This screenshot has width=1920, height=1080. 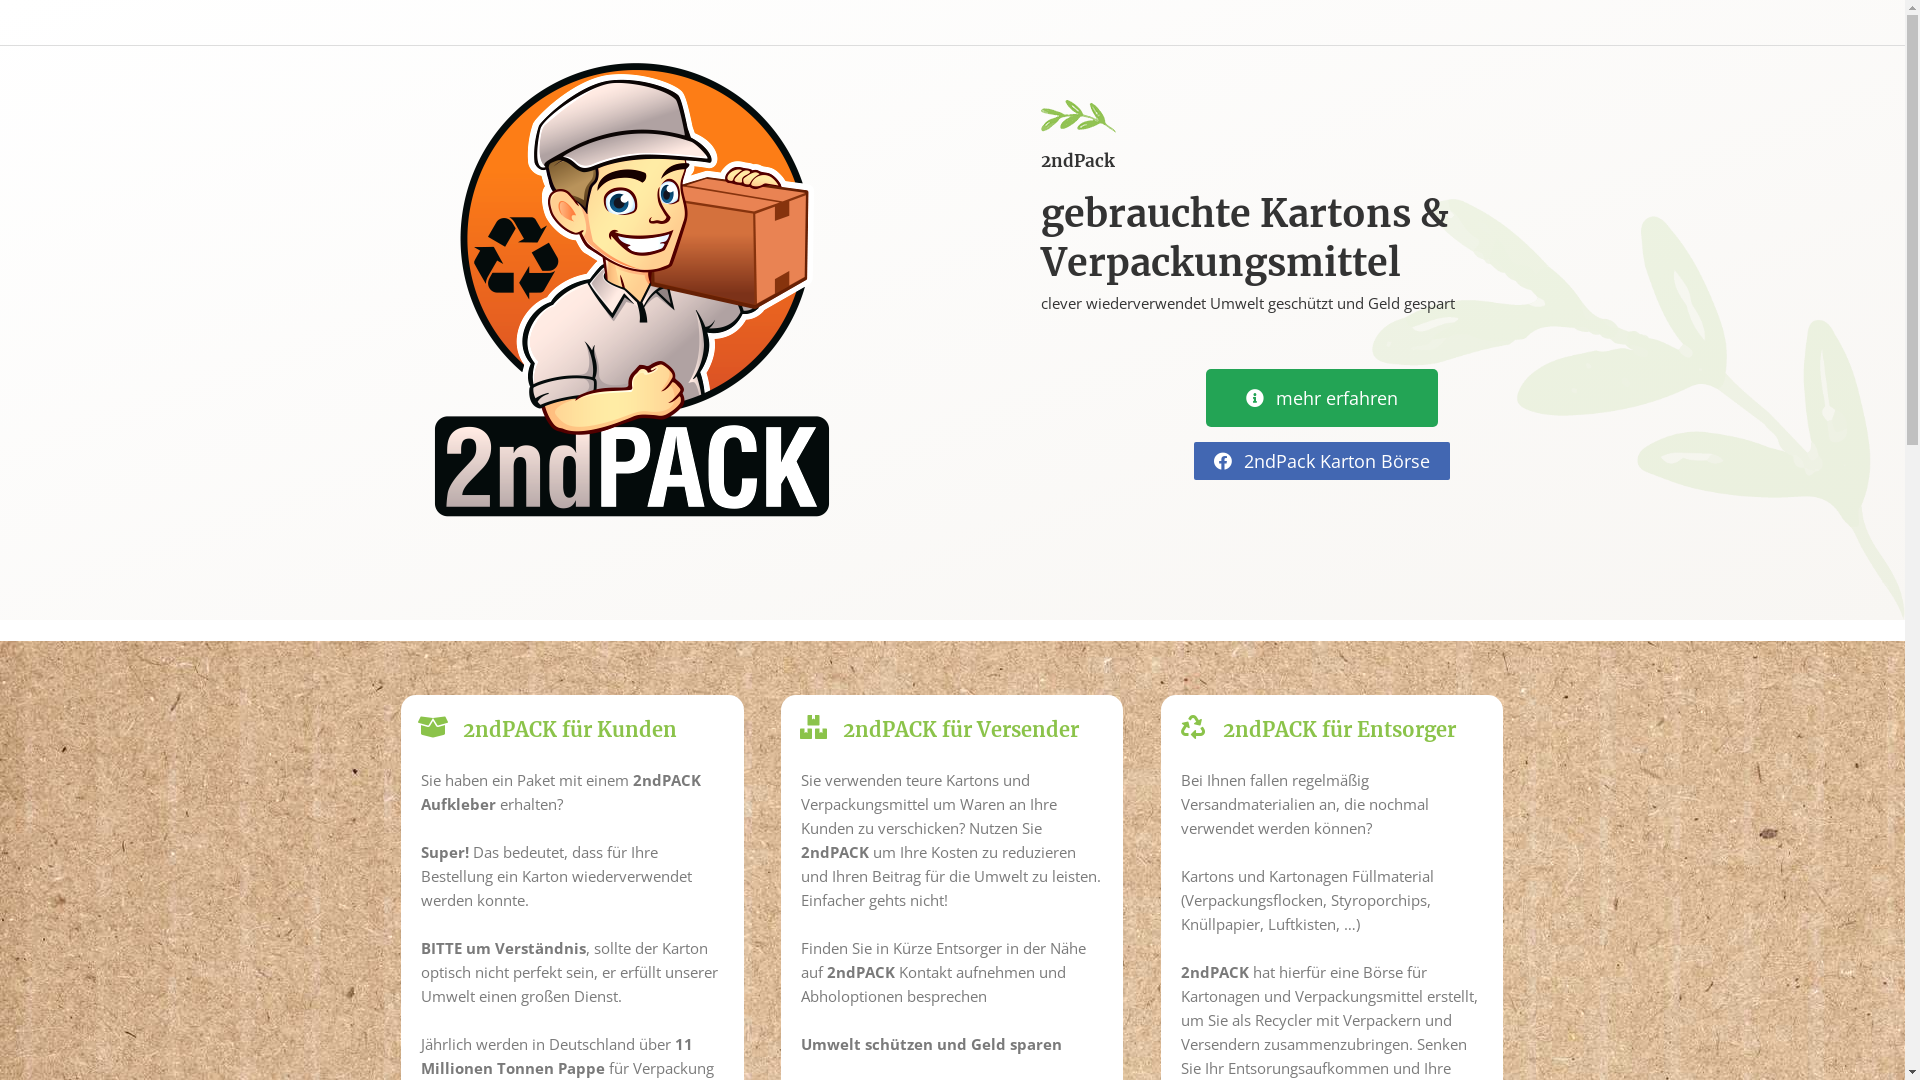 What do you see at coordinates (1321, 397) in the screenshot?
I see `'mehr erfahren'` at bounding box center [1321, 397].